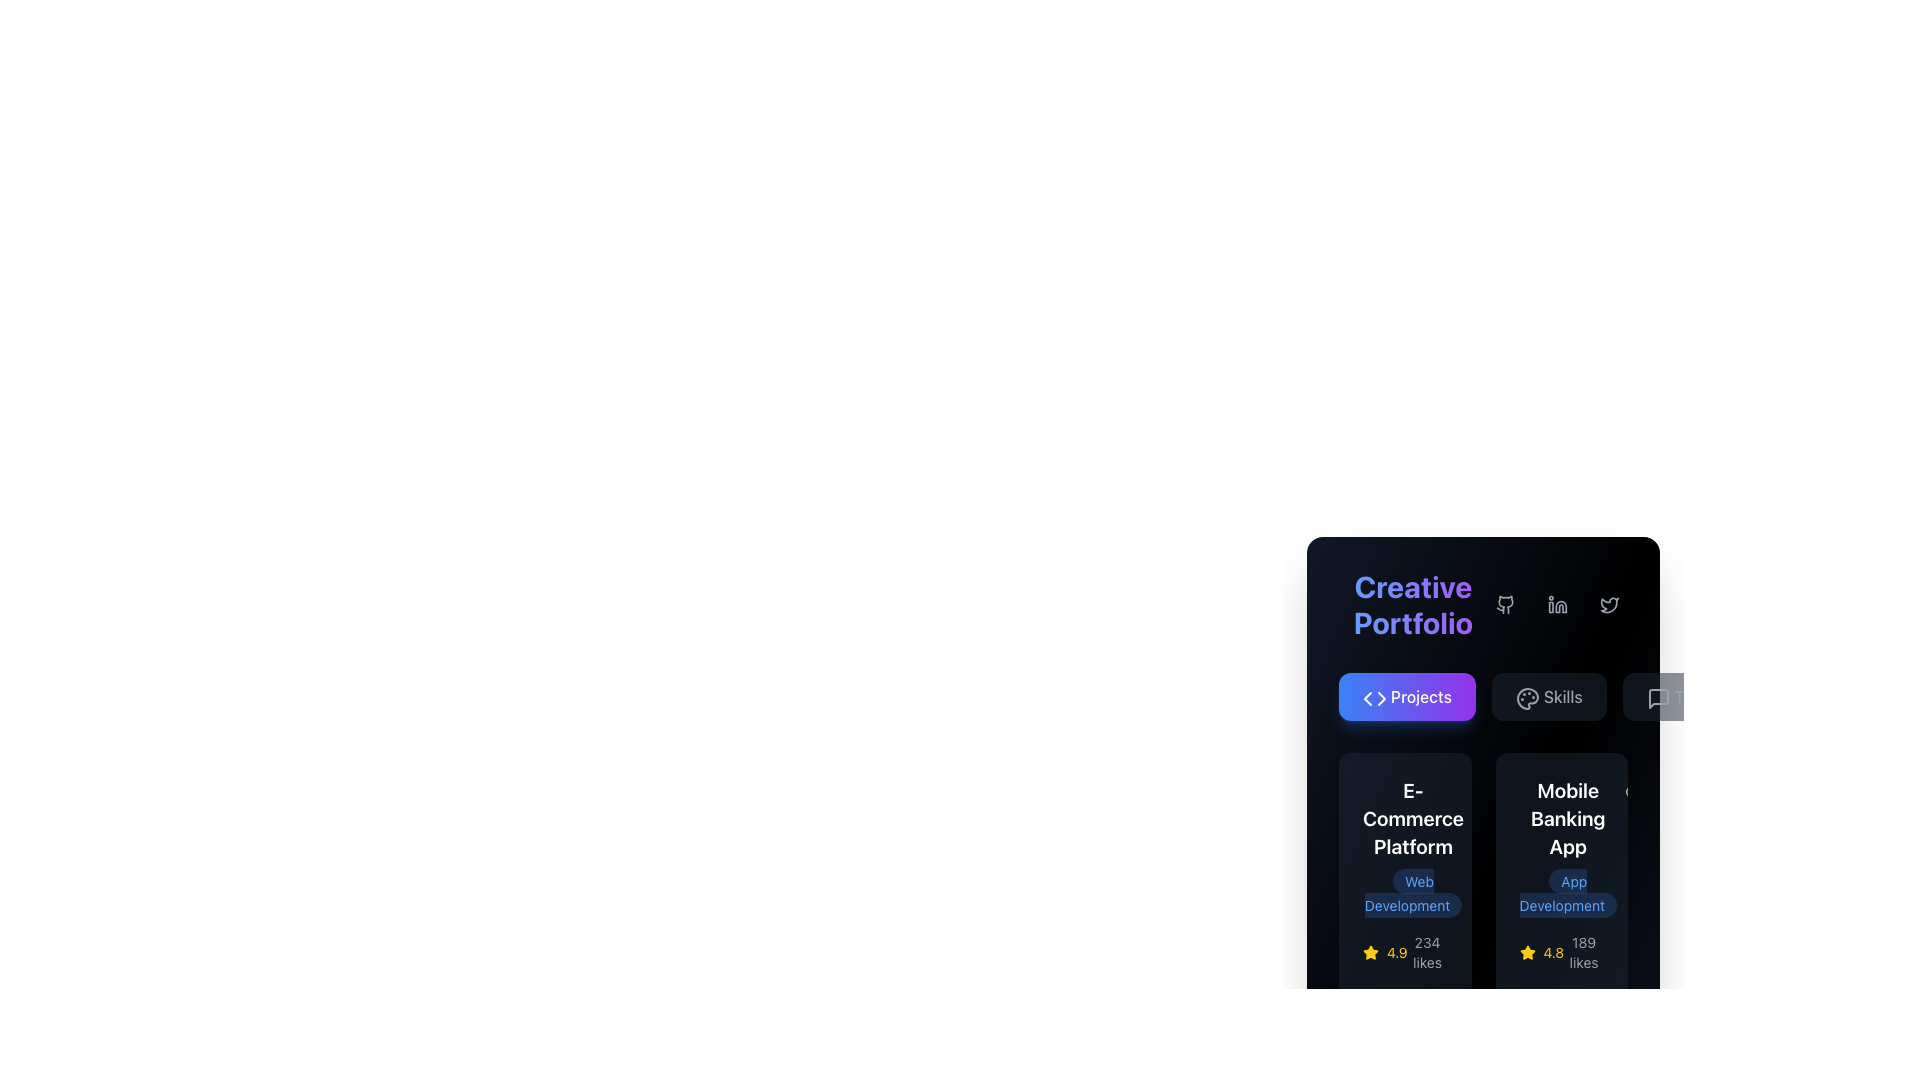  Describe the element at coordinates (1506, 604) in the screenshot. I see `the GitHub icon button located in the top-right section of the card, which is the first link in a row of three icons, to potentially trigger a visual effect` at that location.